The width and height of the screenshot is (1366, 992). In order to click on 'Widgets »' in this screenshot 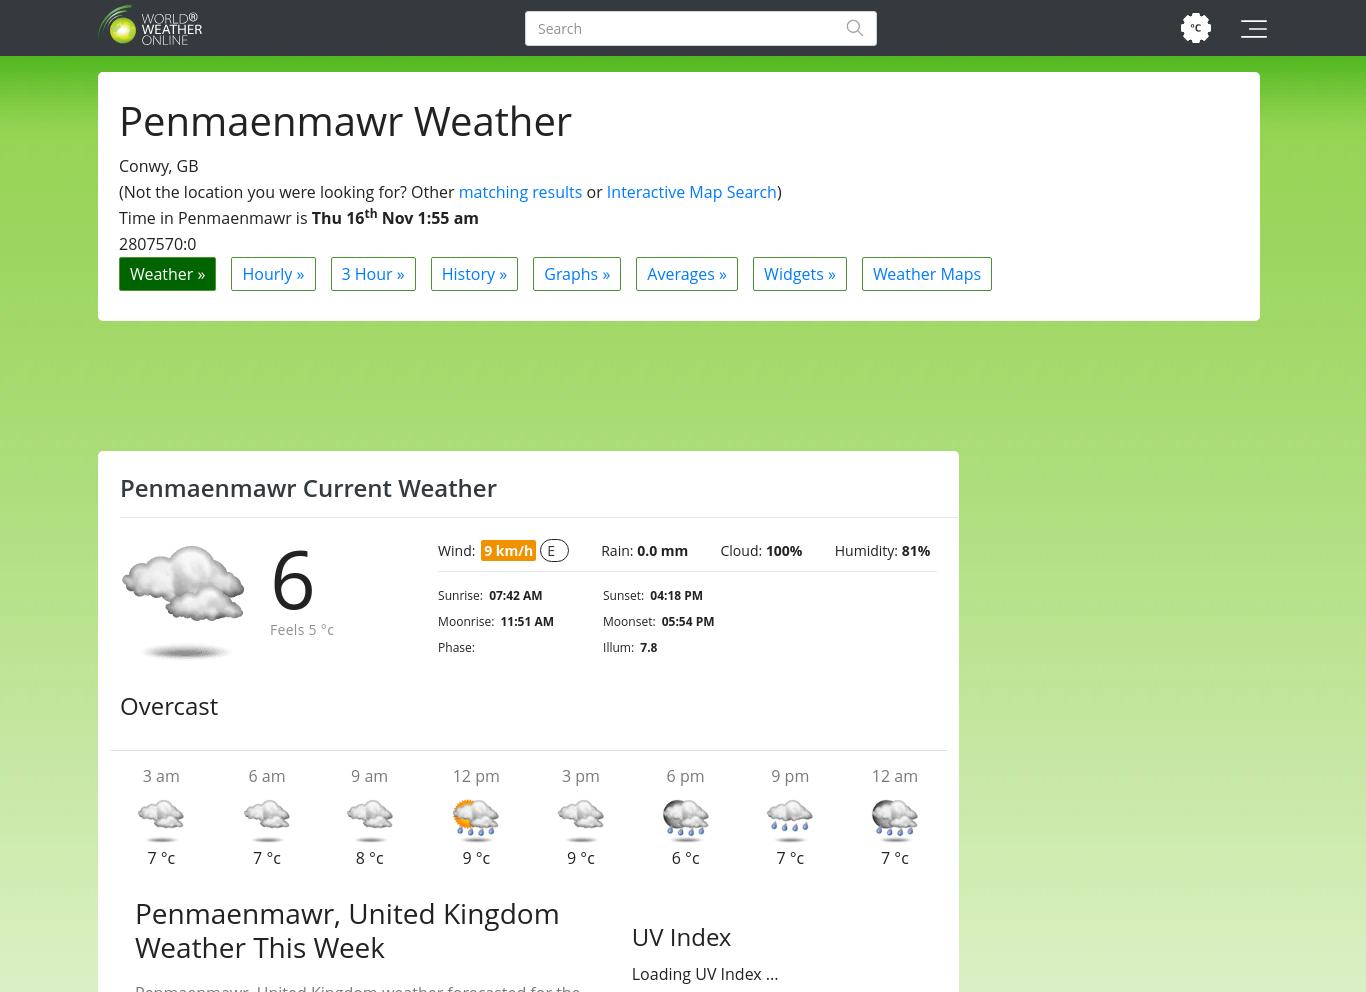, I will do `click(798, 272)`.